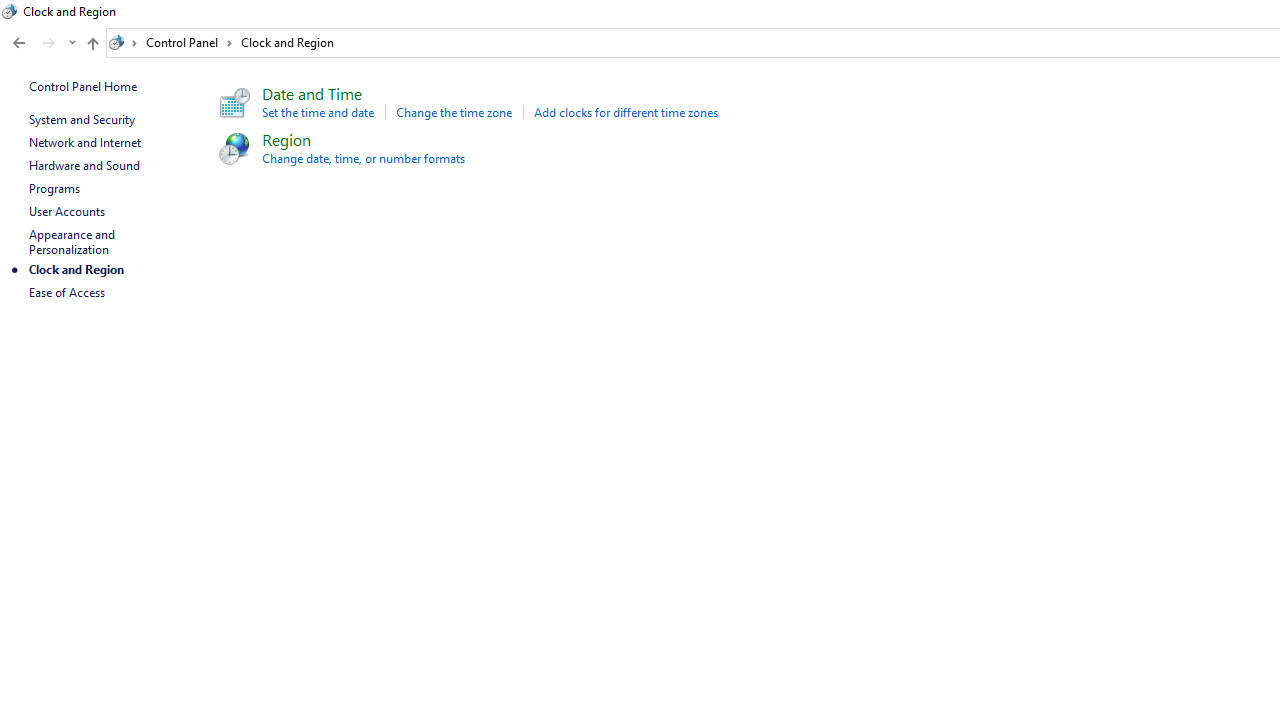  Describe the element at coordinates (19, 43) in the screenshot. I see `'Back to Appearance and Personalization (Alt + Left Arrow)'` at that location.